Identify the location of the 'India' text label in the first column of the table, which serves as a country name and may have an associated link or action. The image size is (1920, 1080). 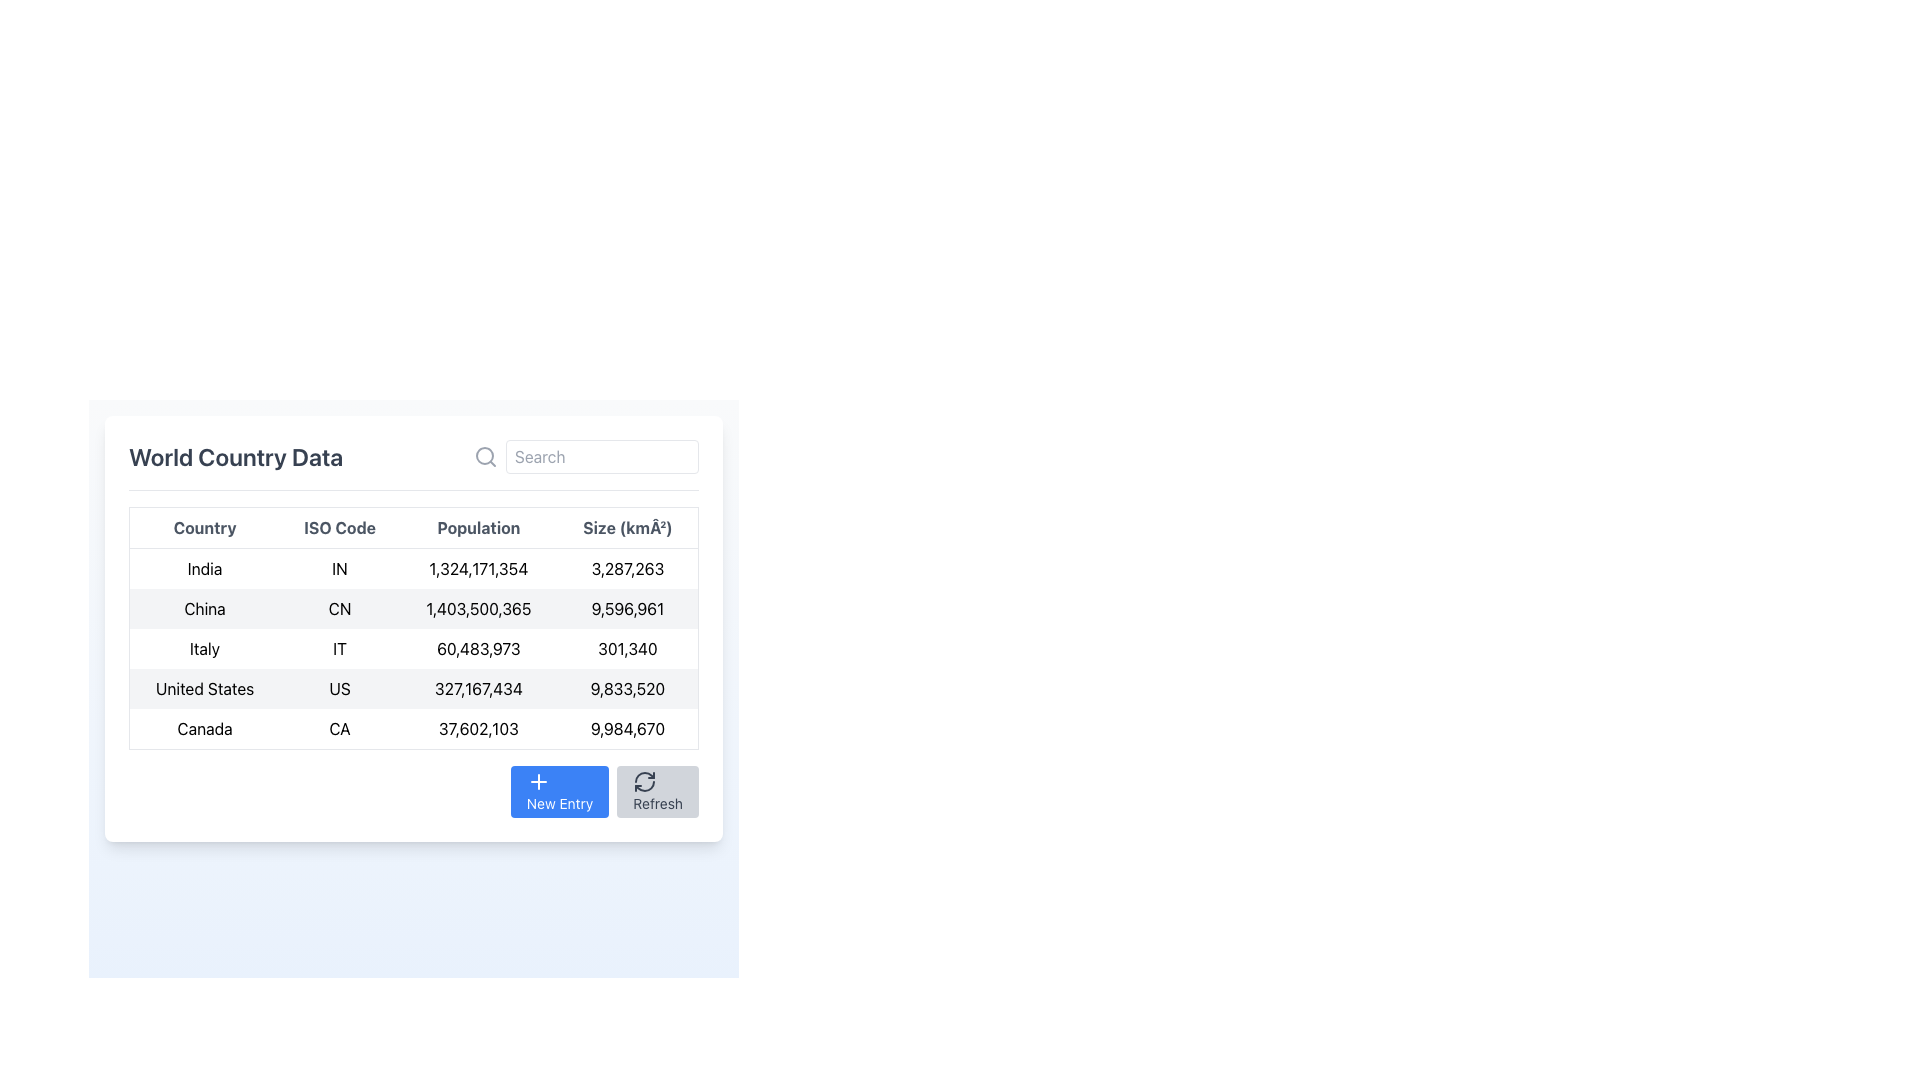
(204, 568).